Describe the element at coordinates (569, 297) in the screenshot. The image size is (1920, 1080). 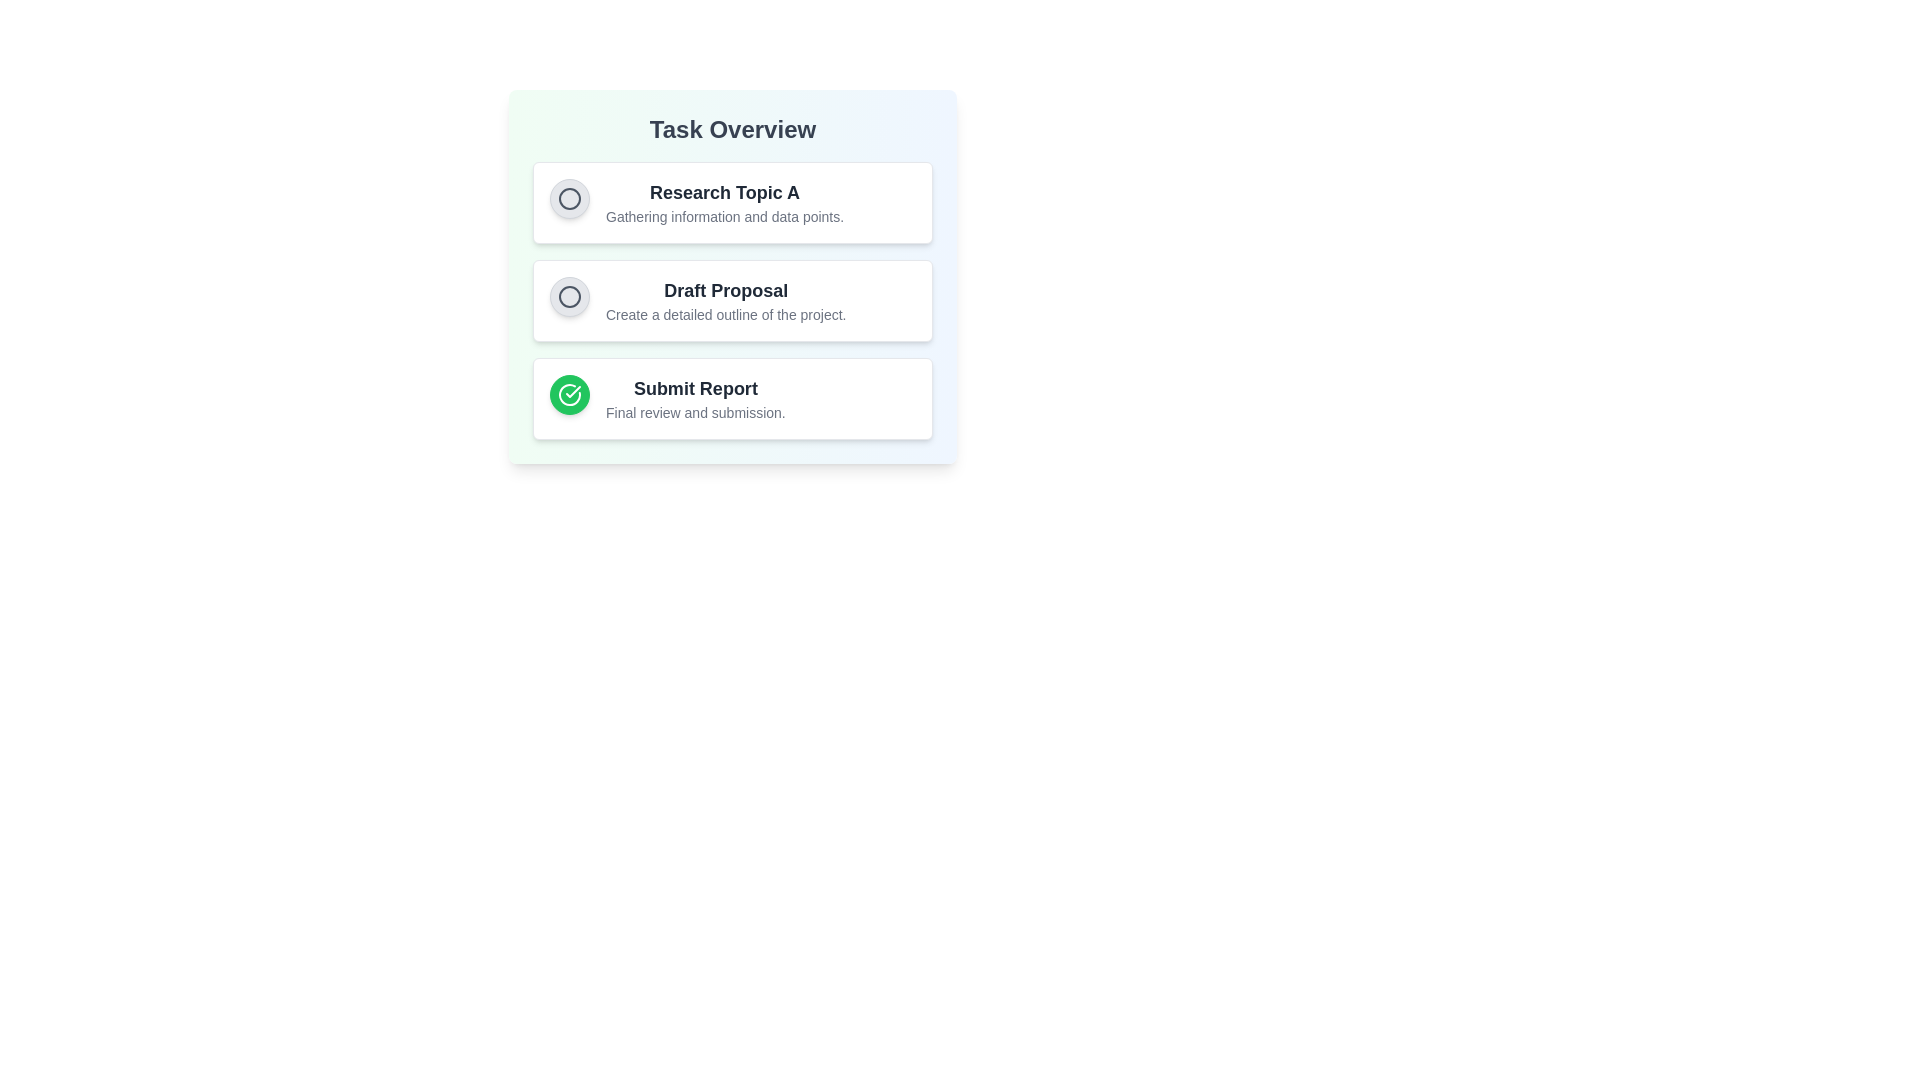
I see `the circular SVG element that is part of the icon representation aligned with the 'Draft Proposal' task in the vertical list` at that location.